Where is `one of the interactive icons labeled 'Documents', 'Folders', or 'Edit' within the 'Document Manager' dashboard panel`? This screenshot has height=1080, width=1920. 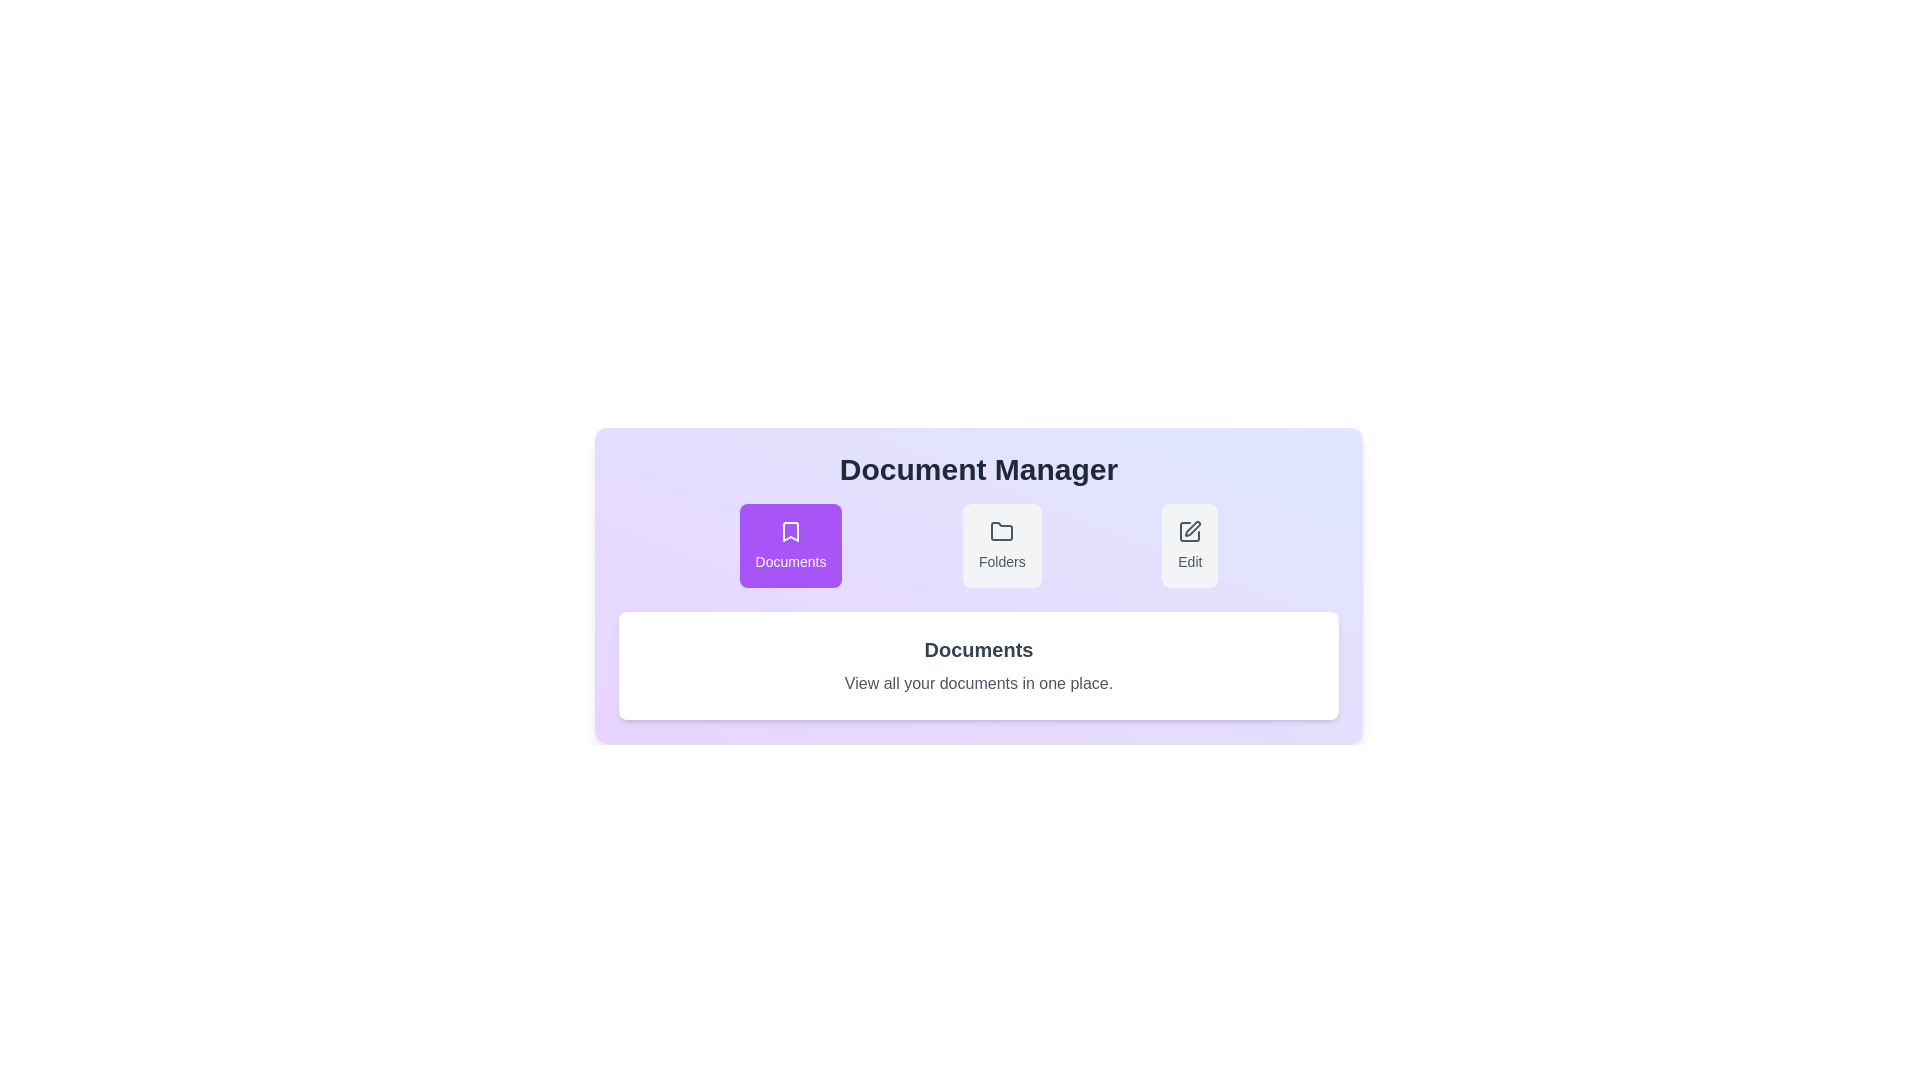
one of the interactive icons labeled 'Documents', 'Folders', or 'Edit' within the 'Document Manager' dashboard panel is located at coordinates (979, 574).